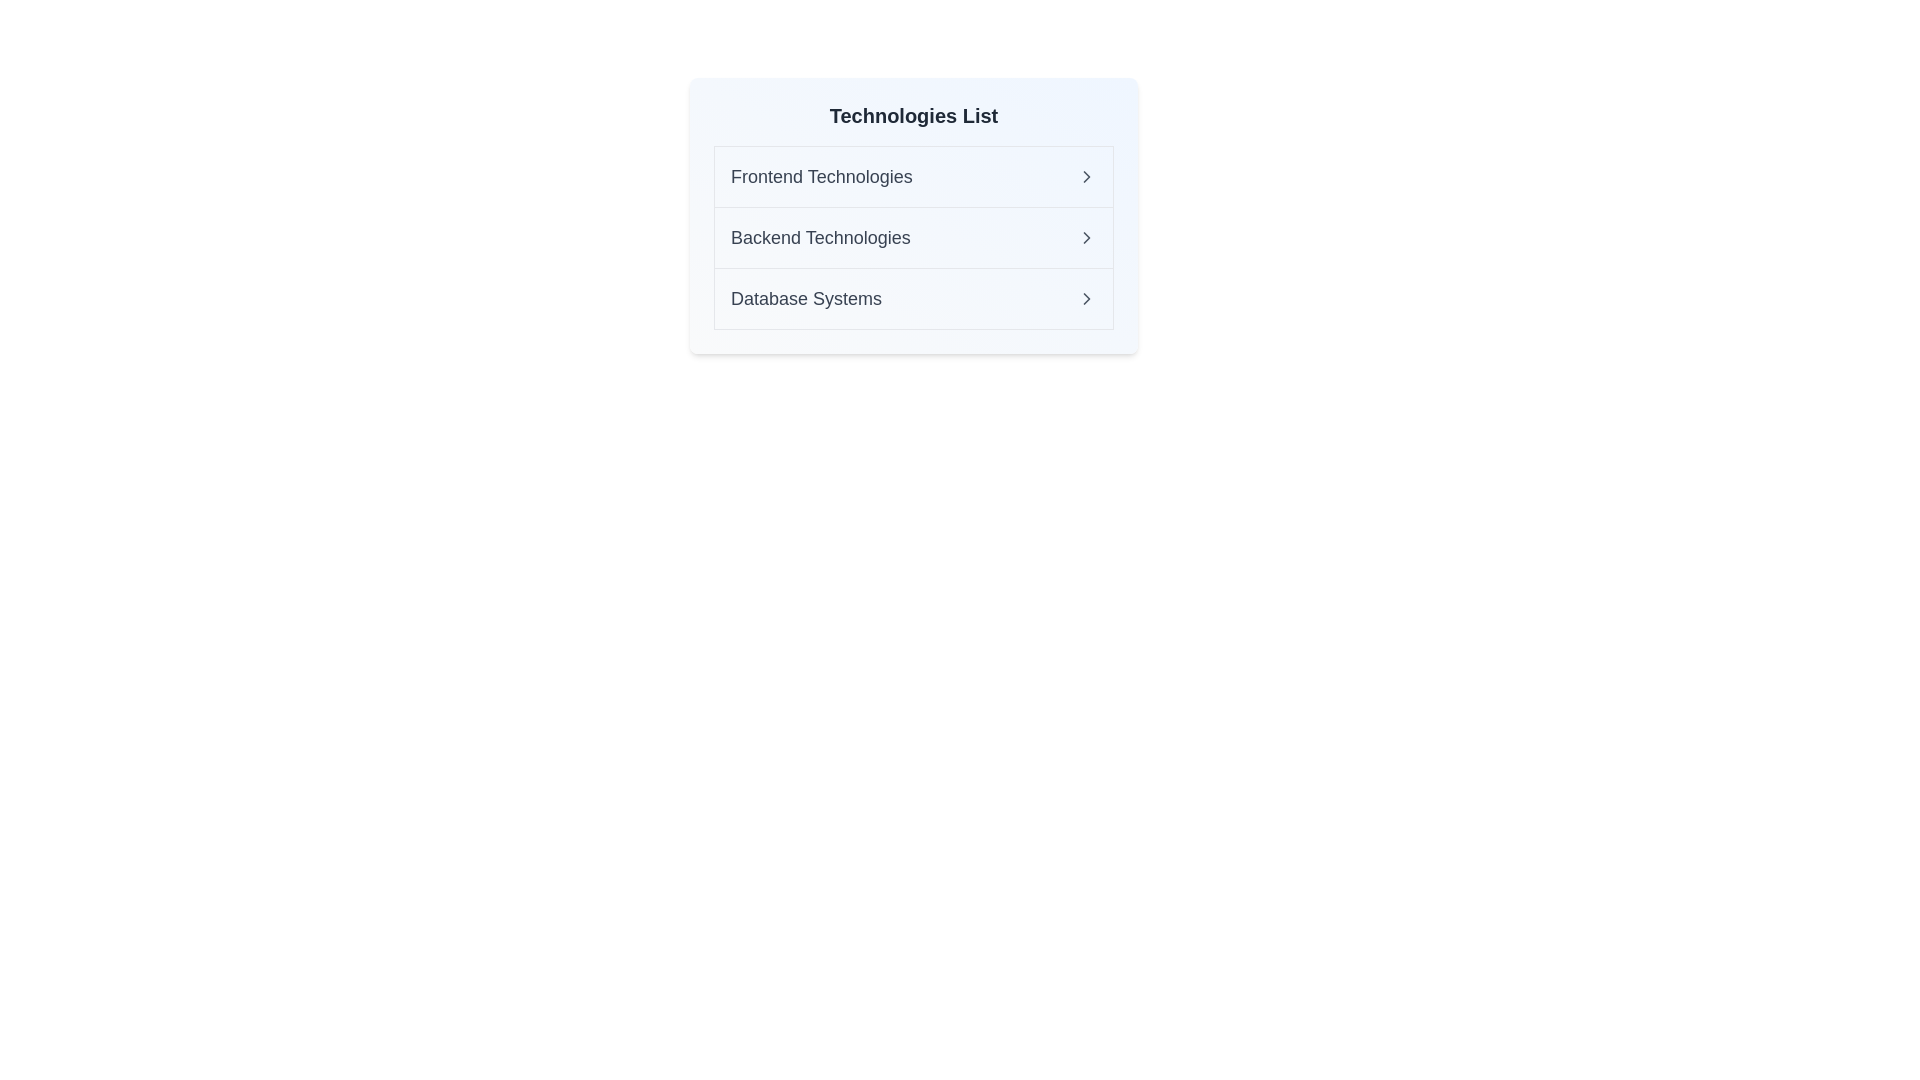 This screenshot has height=1080, width=1920. Describe the element at coordinates (1085, 299) in the screenshot. I see `the chevron icon of the item titled 'Database Systems' to toggle its expansion` at that location.